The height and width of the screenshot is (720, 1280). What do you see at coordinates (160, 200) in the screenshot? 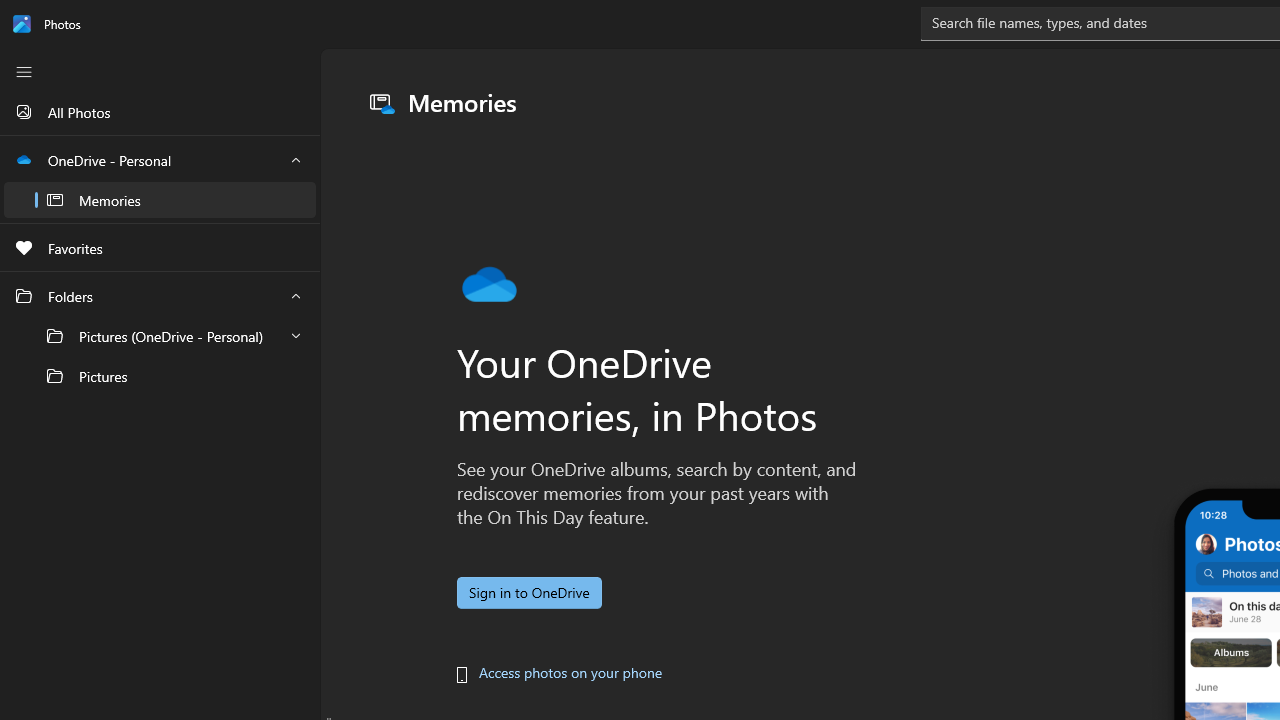
I see `'Memories'` at bounding box center [160, 200].